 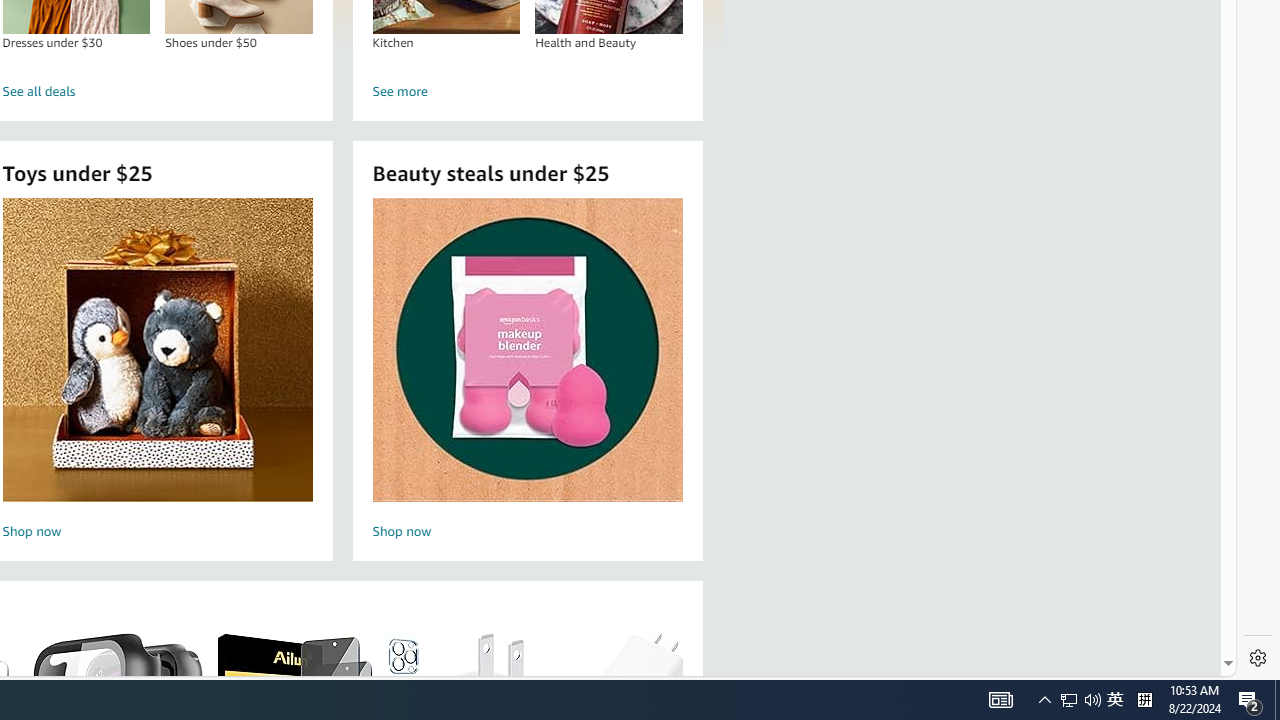 I want to click on 'Beauty steals under $25 Shop now', so click(x=527, y=371).